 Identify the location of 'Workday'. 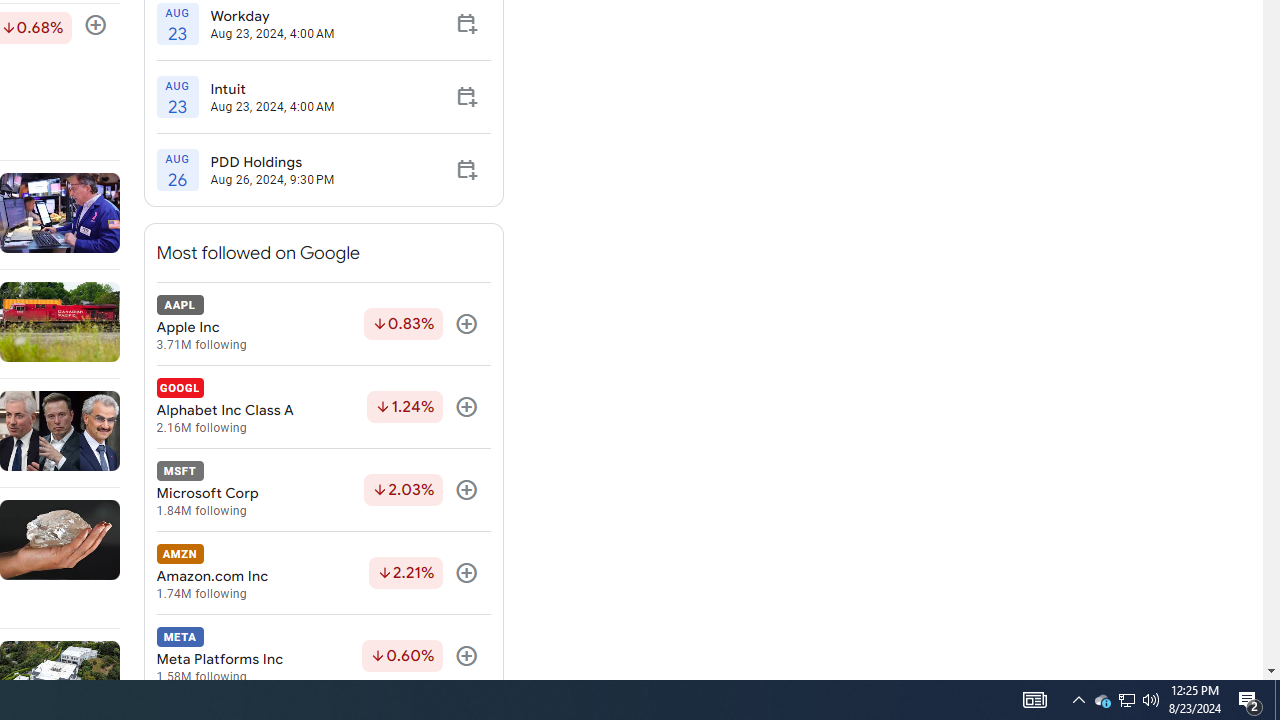
(271, 15).